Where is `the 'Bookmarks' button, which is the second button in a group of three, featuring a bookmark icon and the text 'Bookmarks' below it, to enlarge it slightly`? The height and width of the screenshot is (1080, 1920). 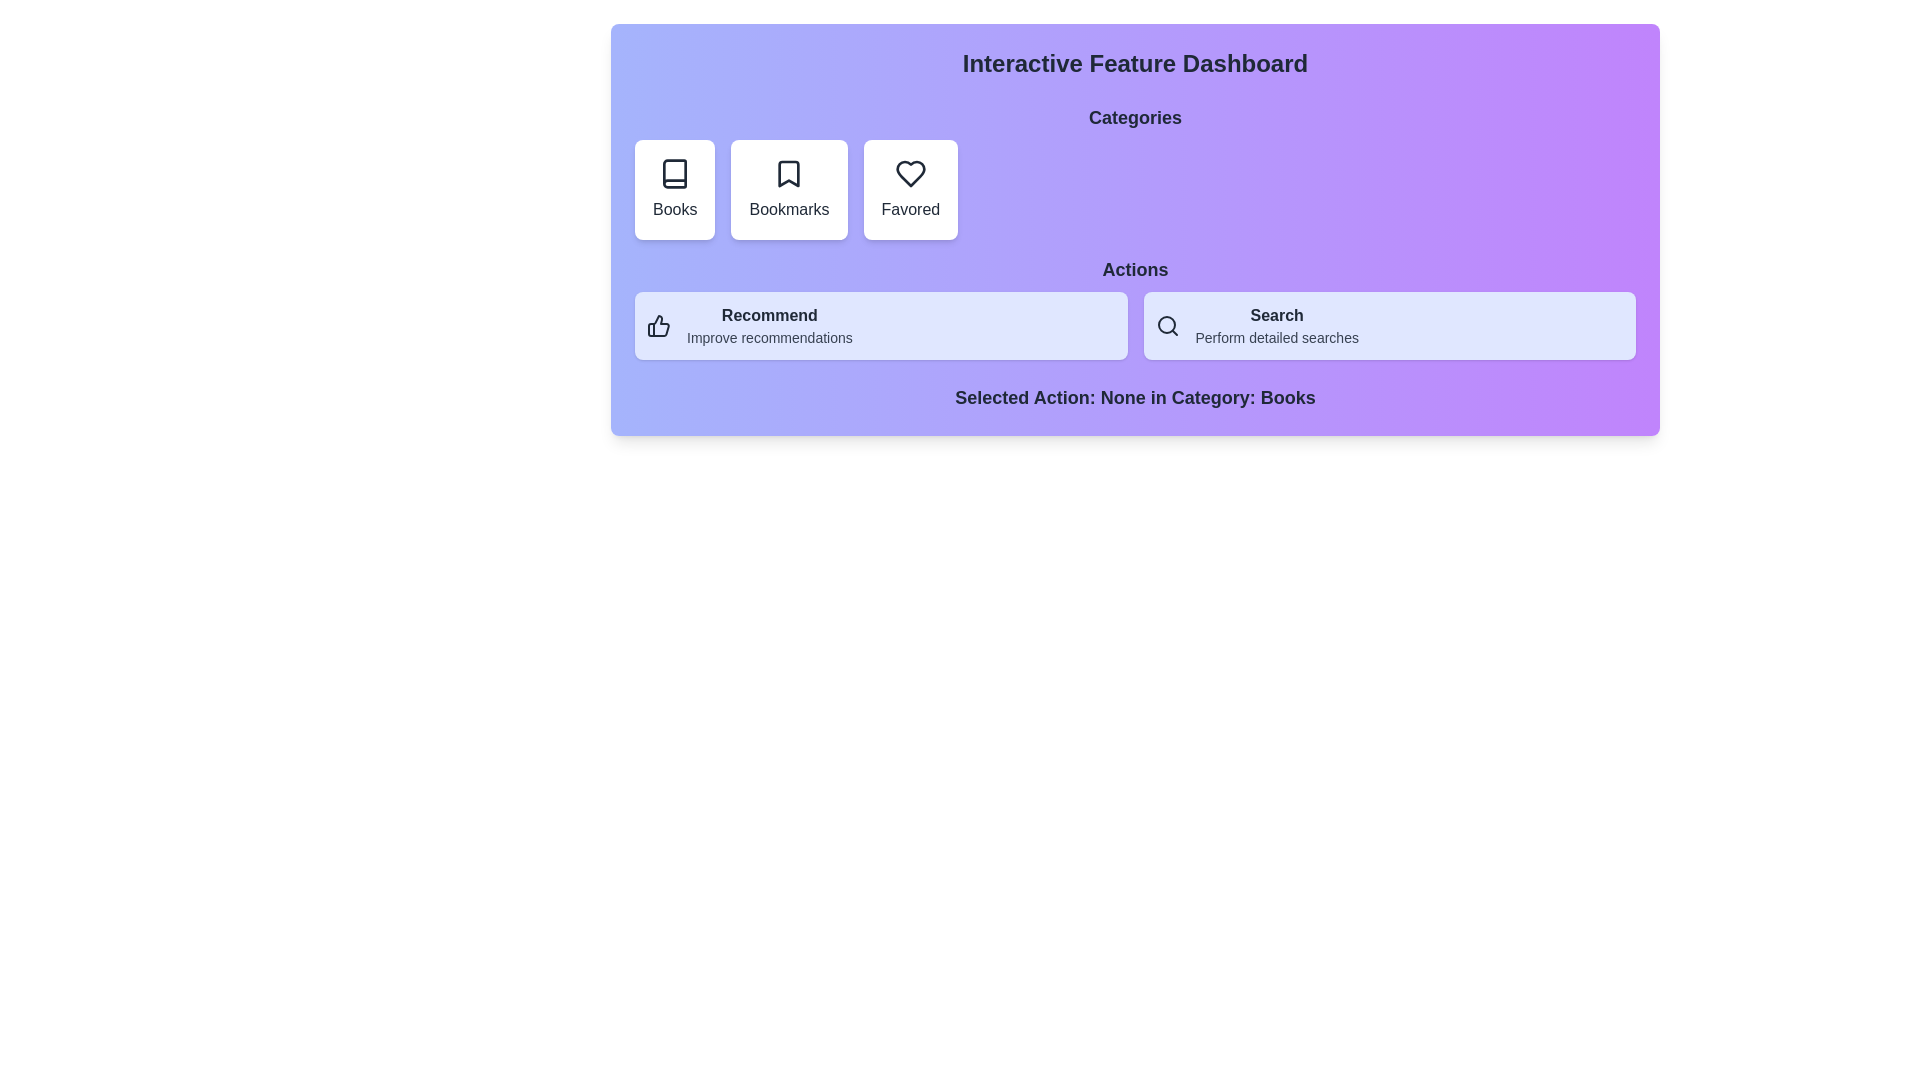
the 'Bookmarks' button, which is the second button in a group of three, featuring a bookmark icon and the text 'Bookmarks' below it, to enlarge it slightly is located at coordinates (788, 189).